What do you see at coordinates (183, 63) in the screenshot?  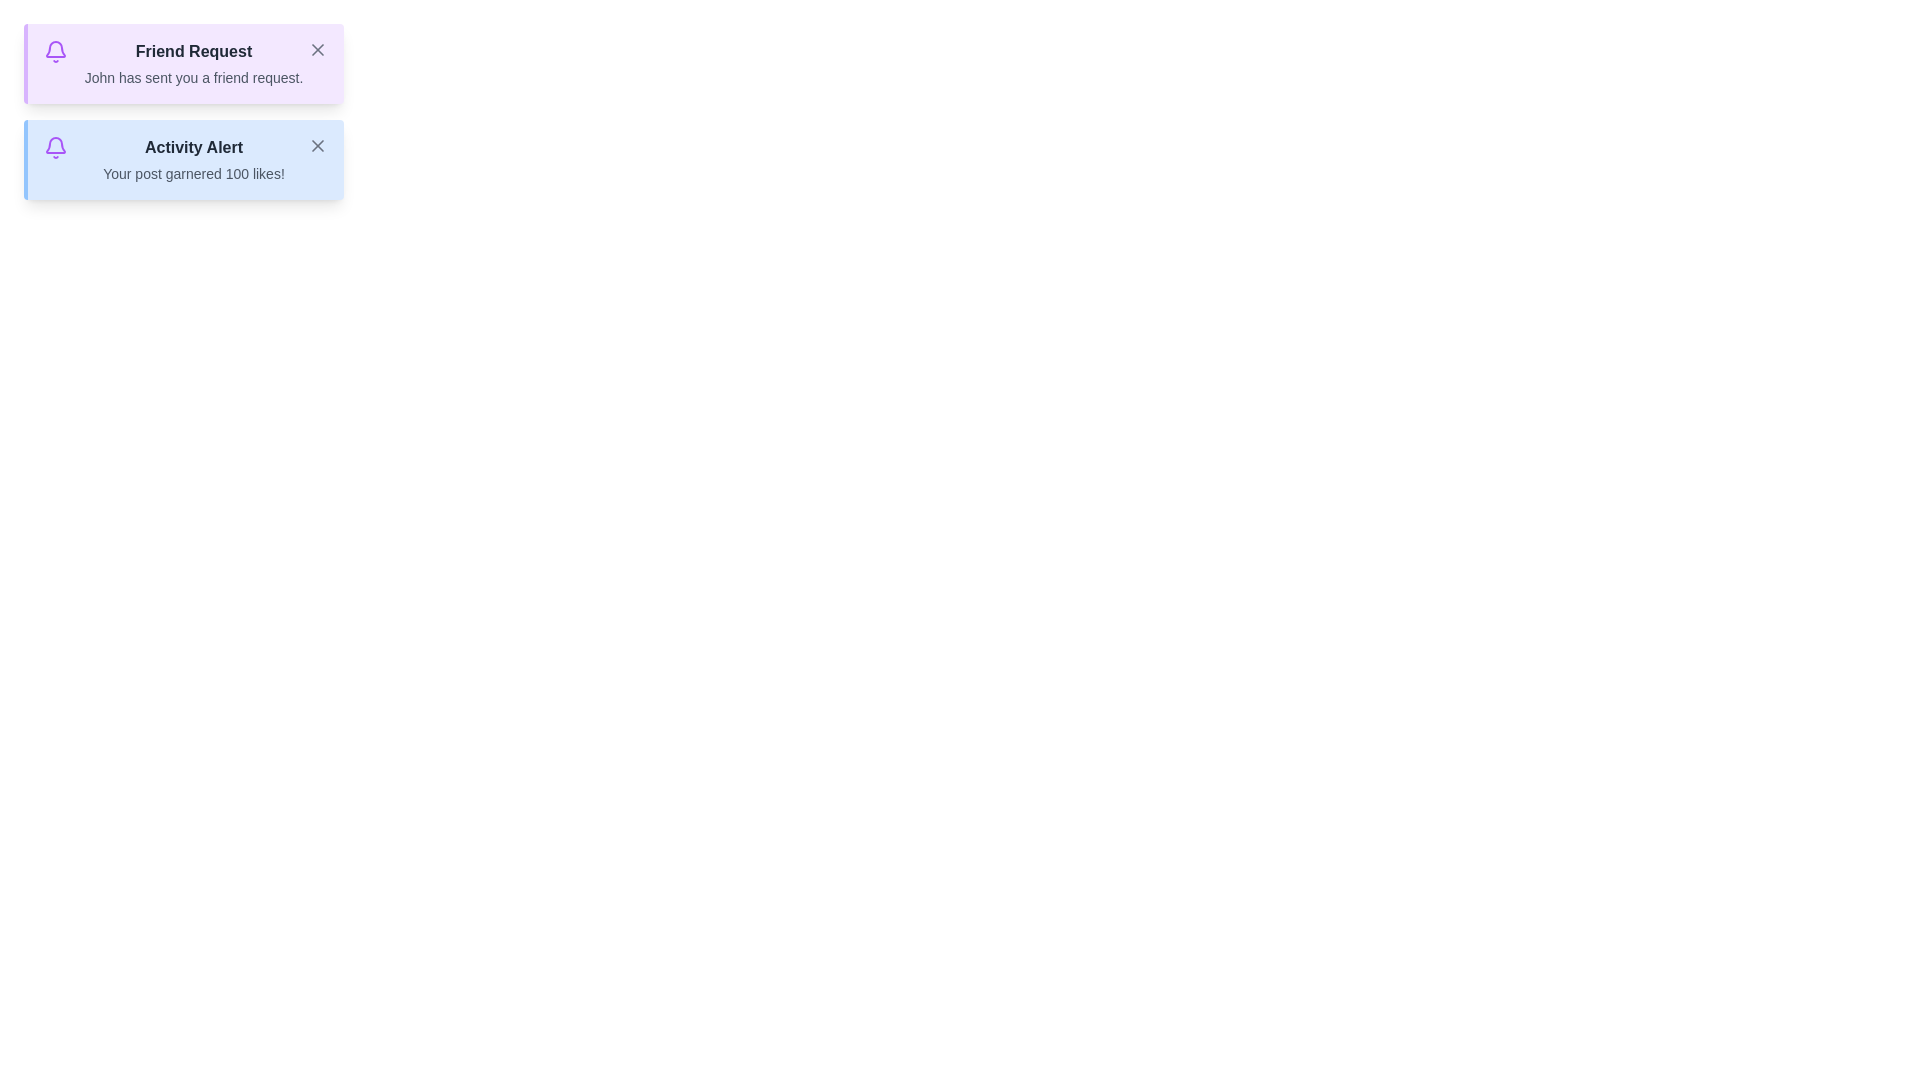 I see `the alert Friend Request to observe any hover effects` at bounding box center [183, 63].